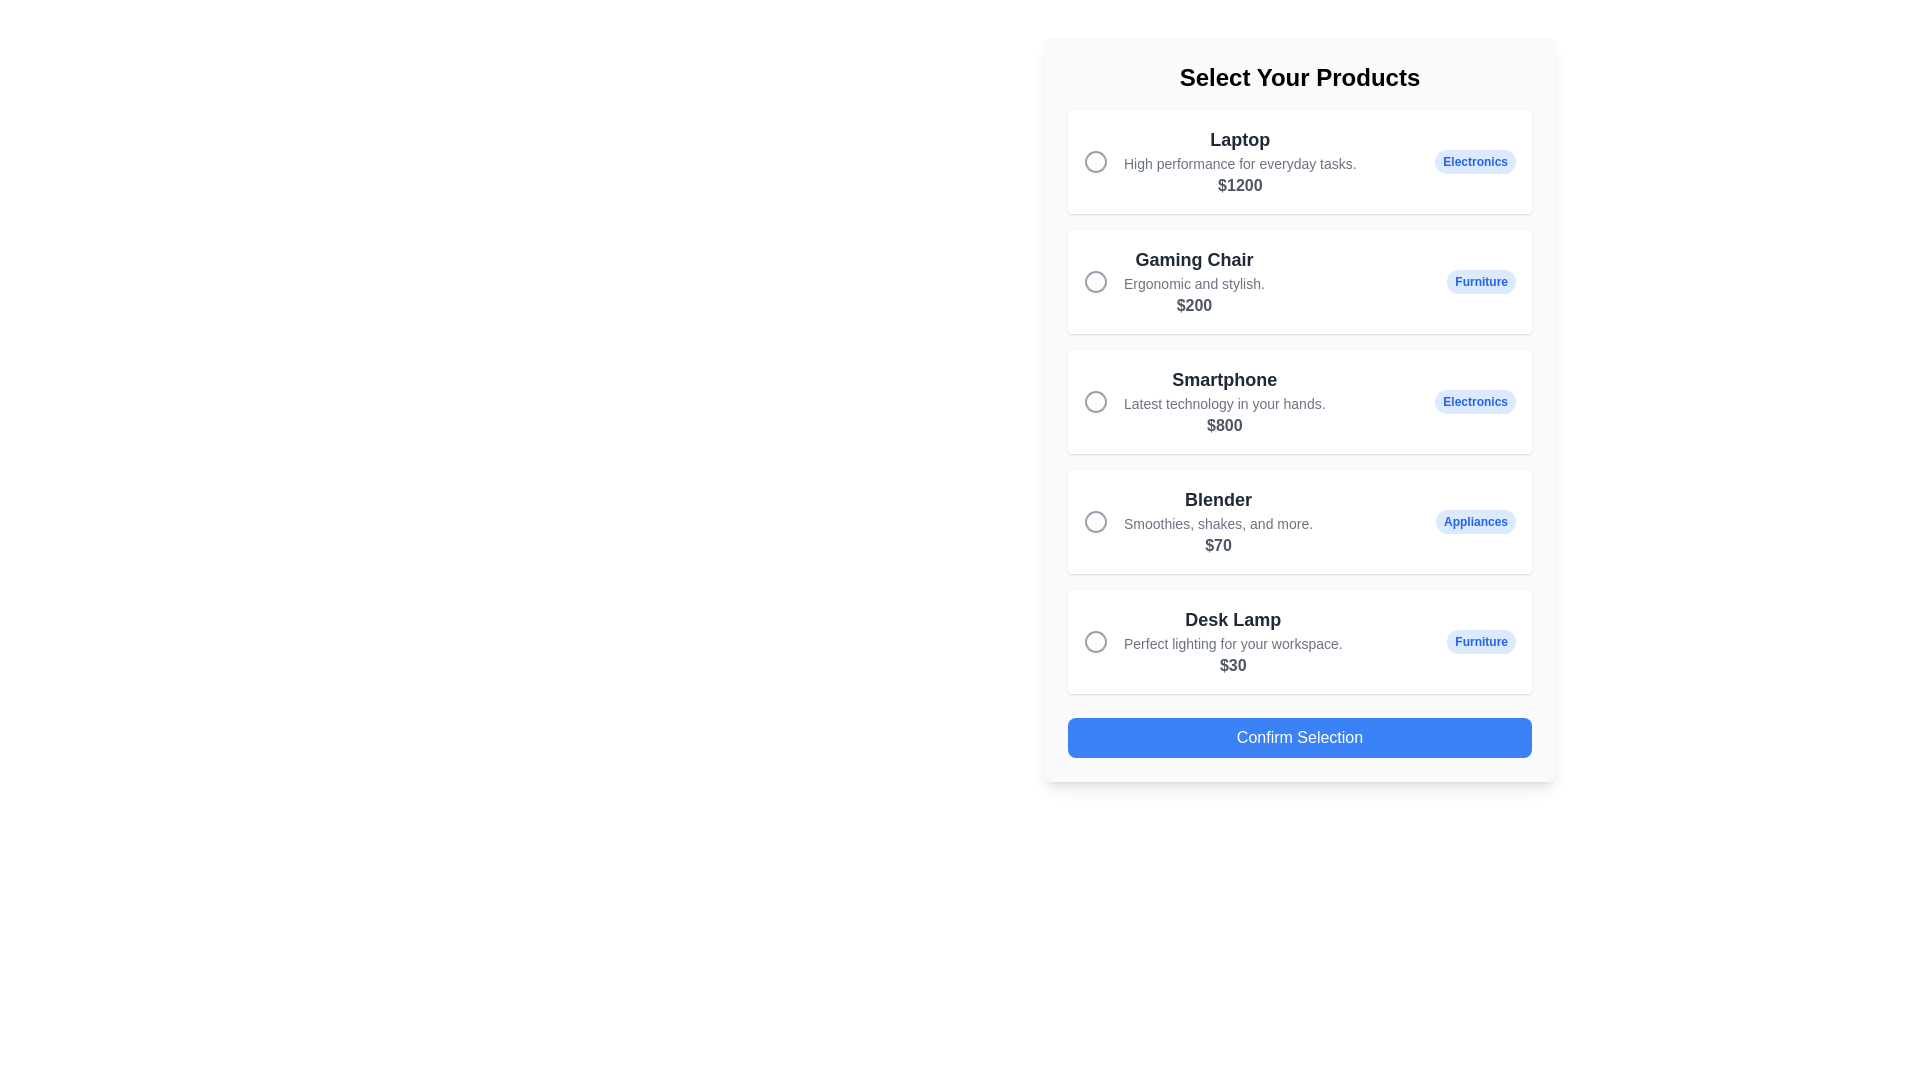  I want to click on the gray circular radio button located at the start of the 'Gaming Chair' product section under 'Select Your Products', so click(1094, 281).